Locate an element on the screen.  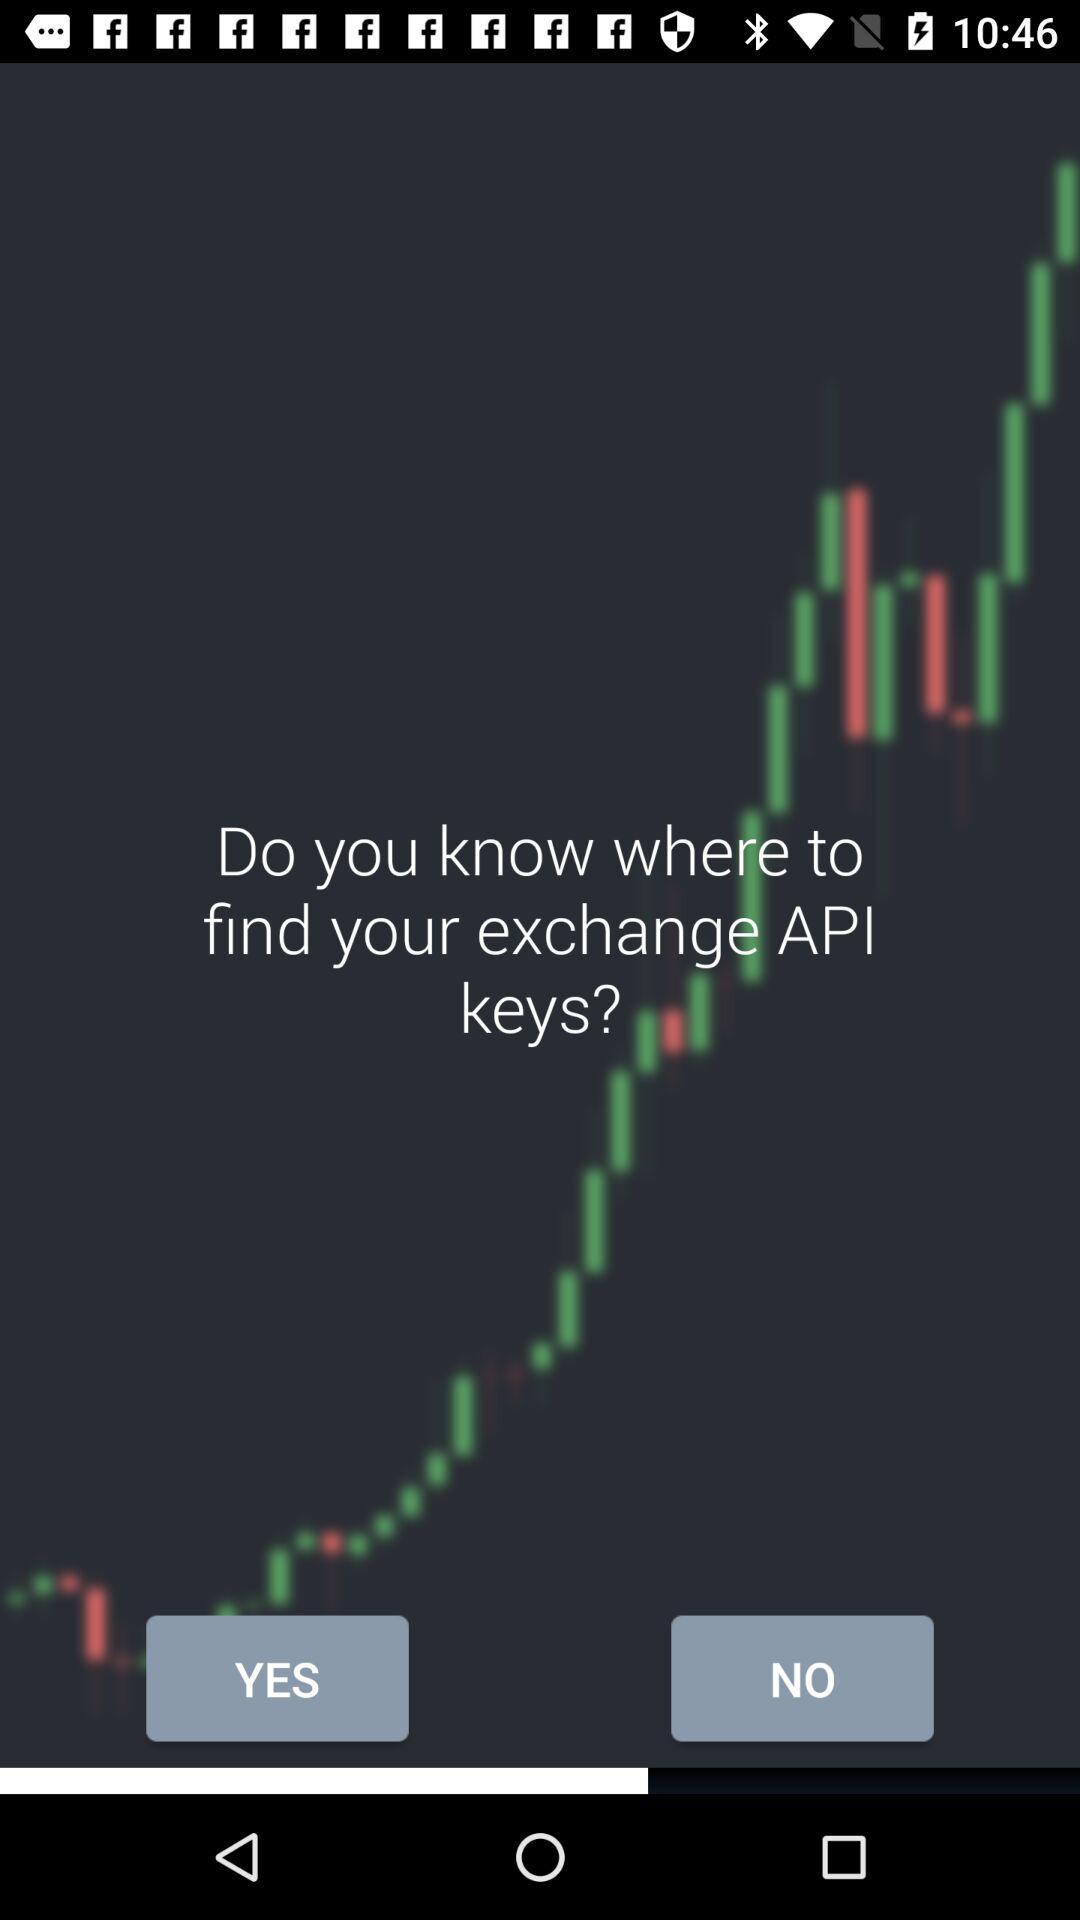
no icon is located at coordinates (801, 1678).